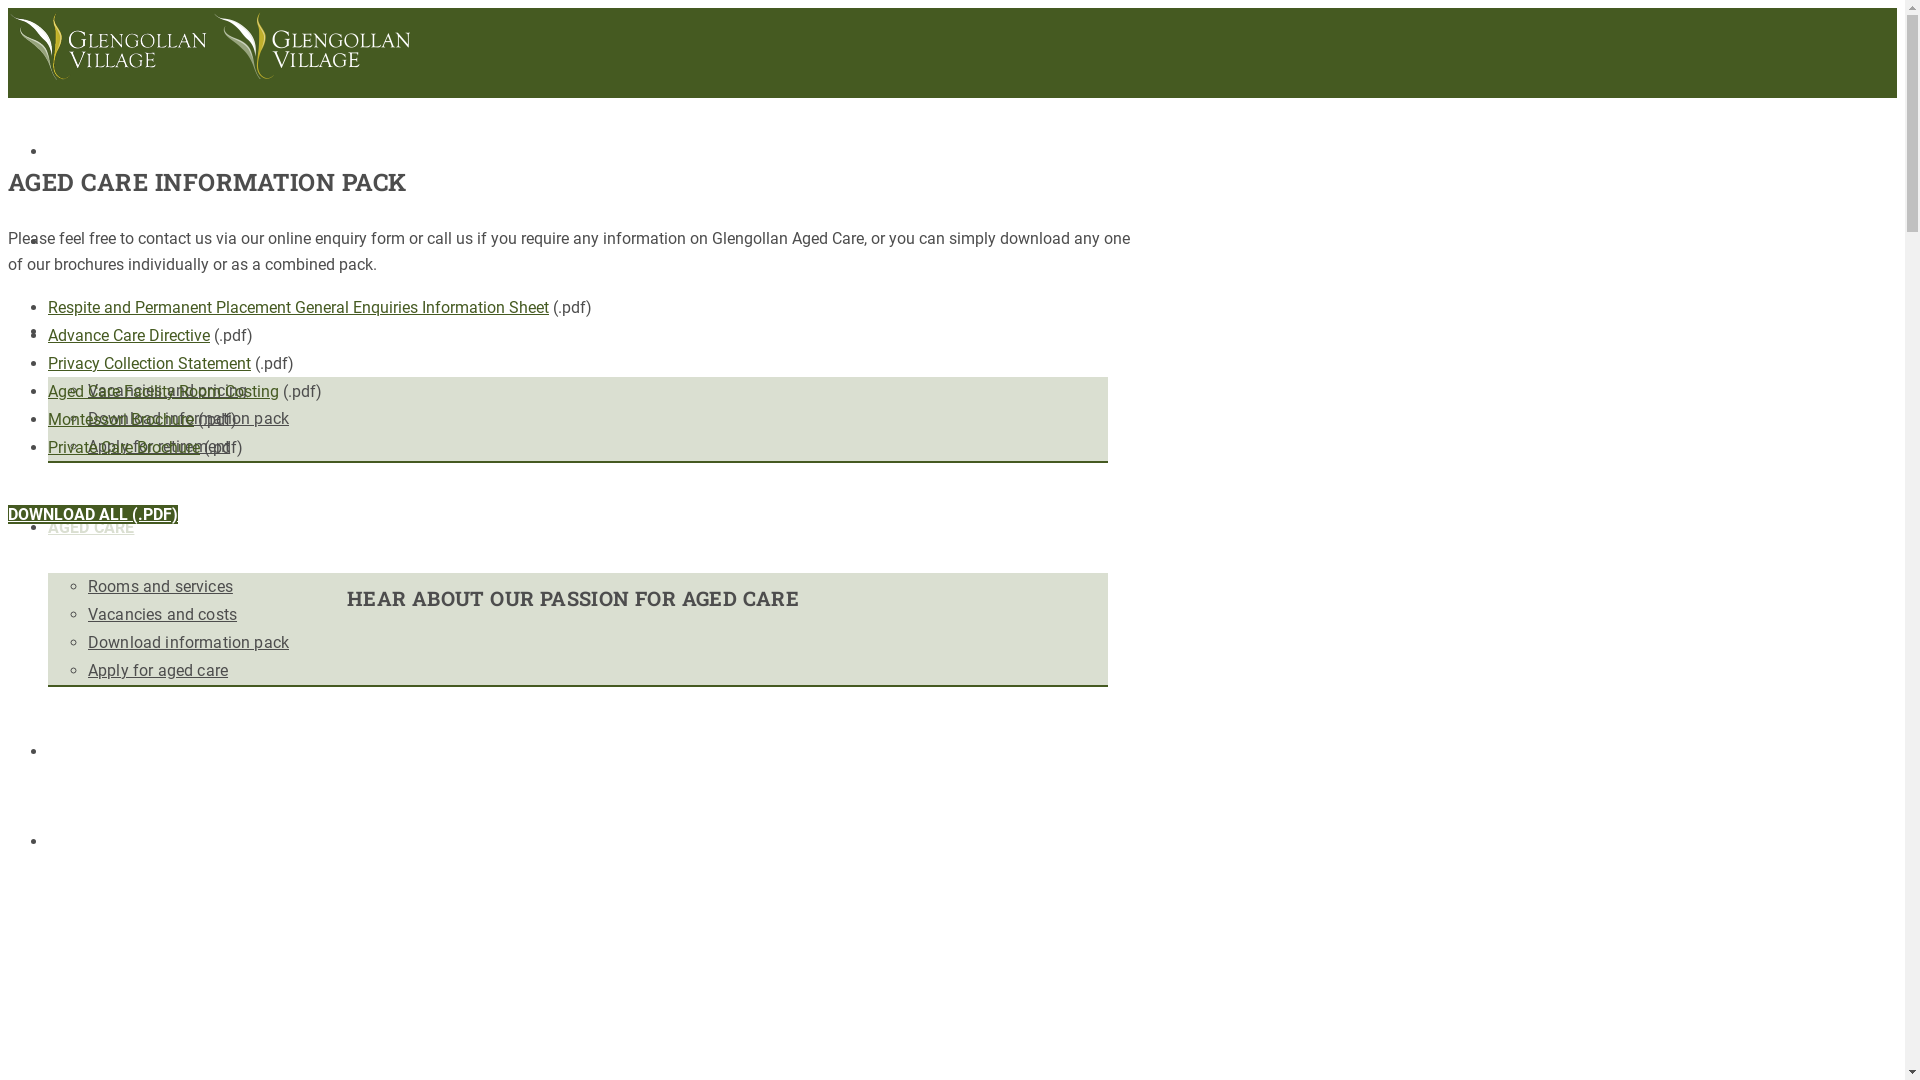 This screenshot has width=1920, height=1080. What do you see at coordinates (123, 446) in the screenshot?
I see `'Private Care Brochure'` at bounding box center [123, 446].